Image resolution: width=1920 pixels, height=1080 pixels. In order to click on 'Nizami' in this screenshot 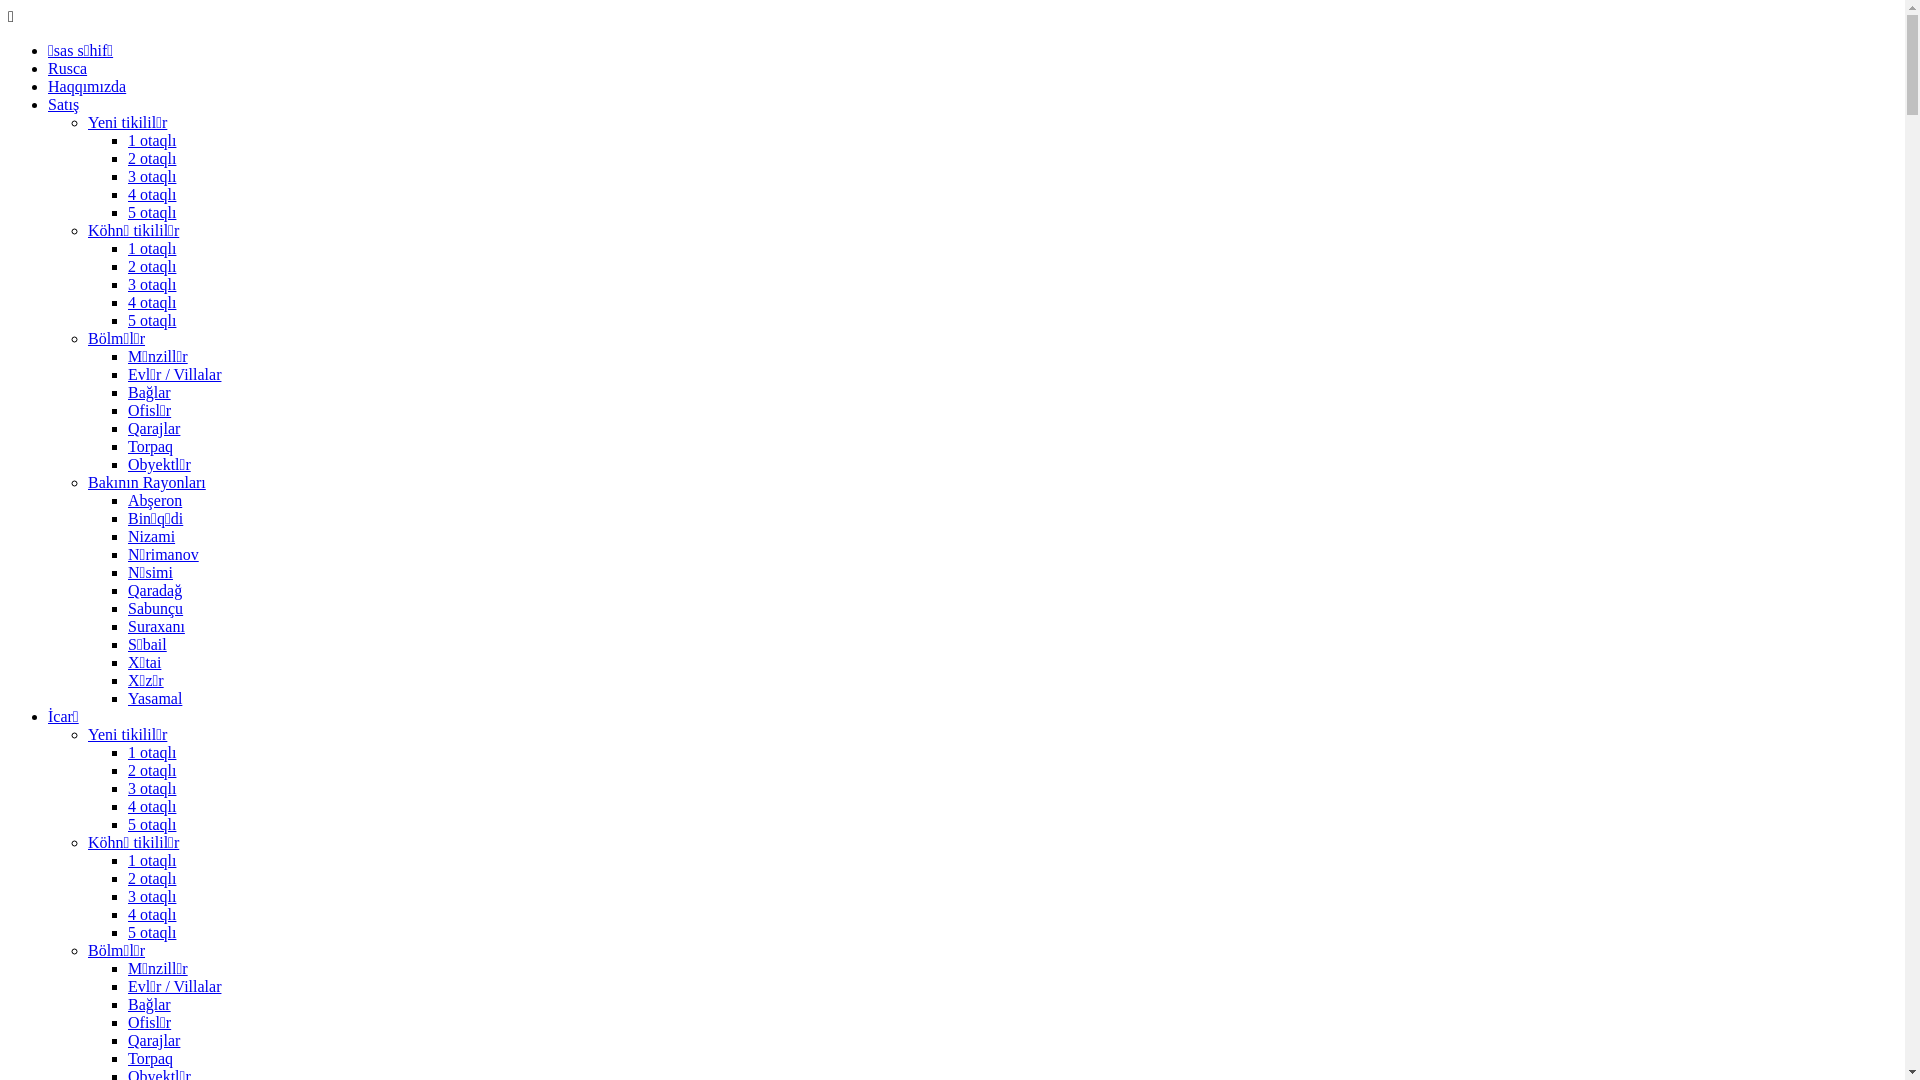, I will do `click(127, 535)`.